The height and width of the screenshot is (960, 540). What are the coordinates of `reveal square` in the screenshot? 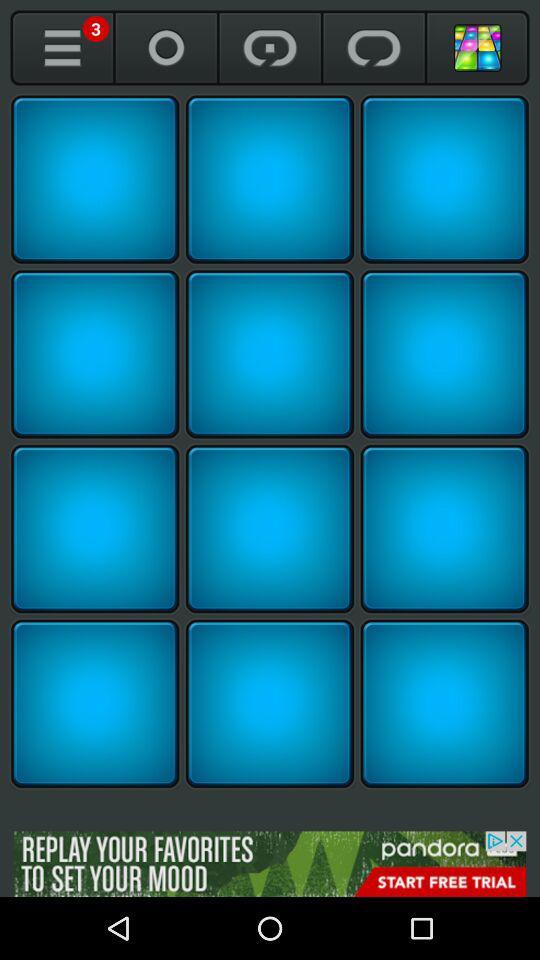 It's located at (94, 178).